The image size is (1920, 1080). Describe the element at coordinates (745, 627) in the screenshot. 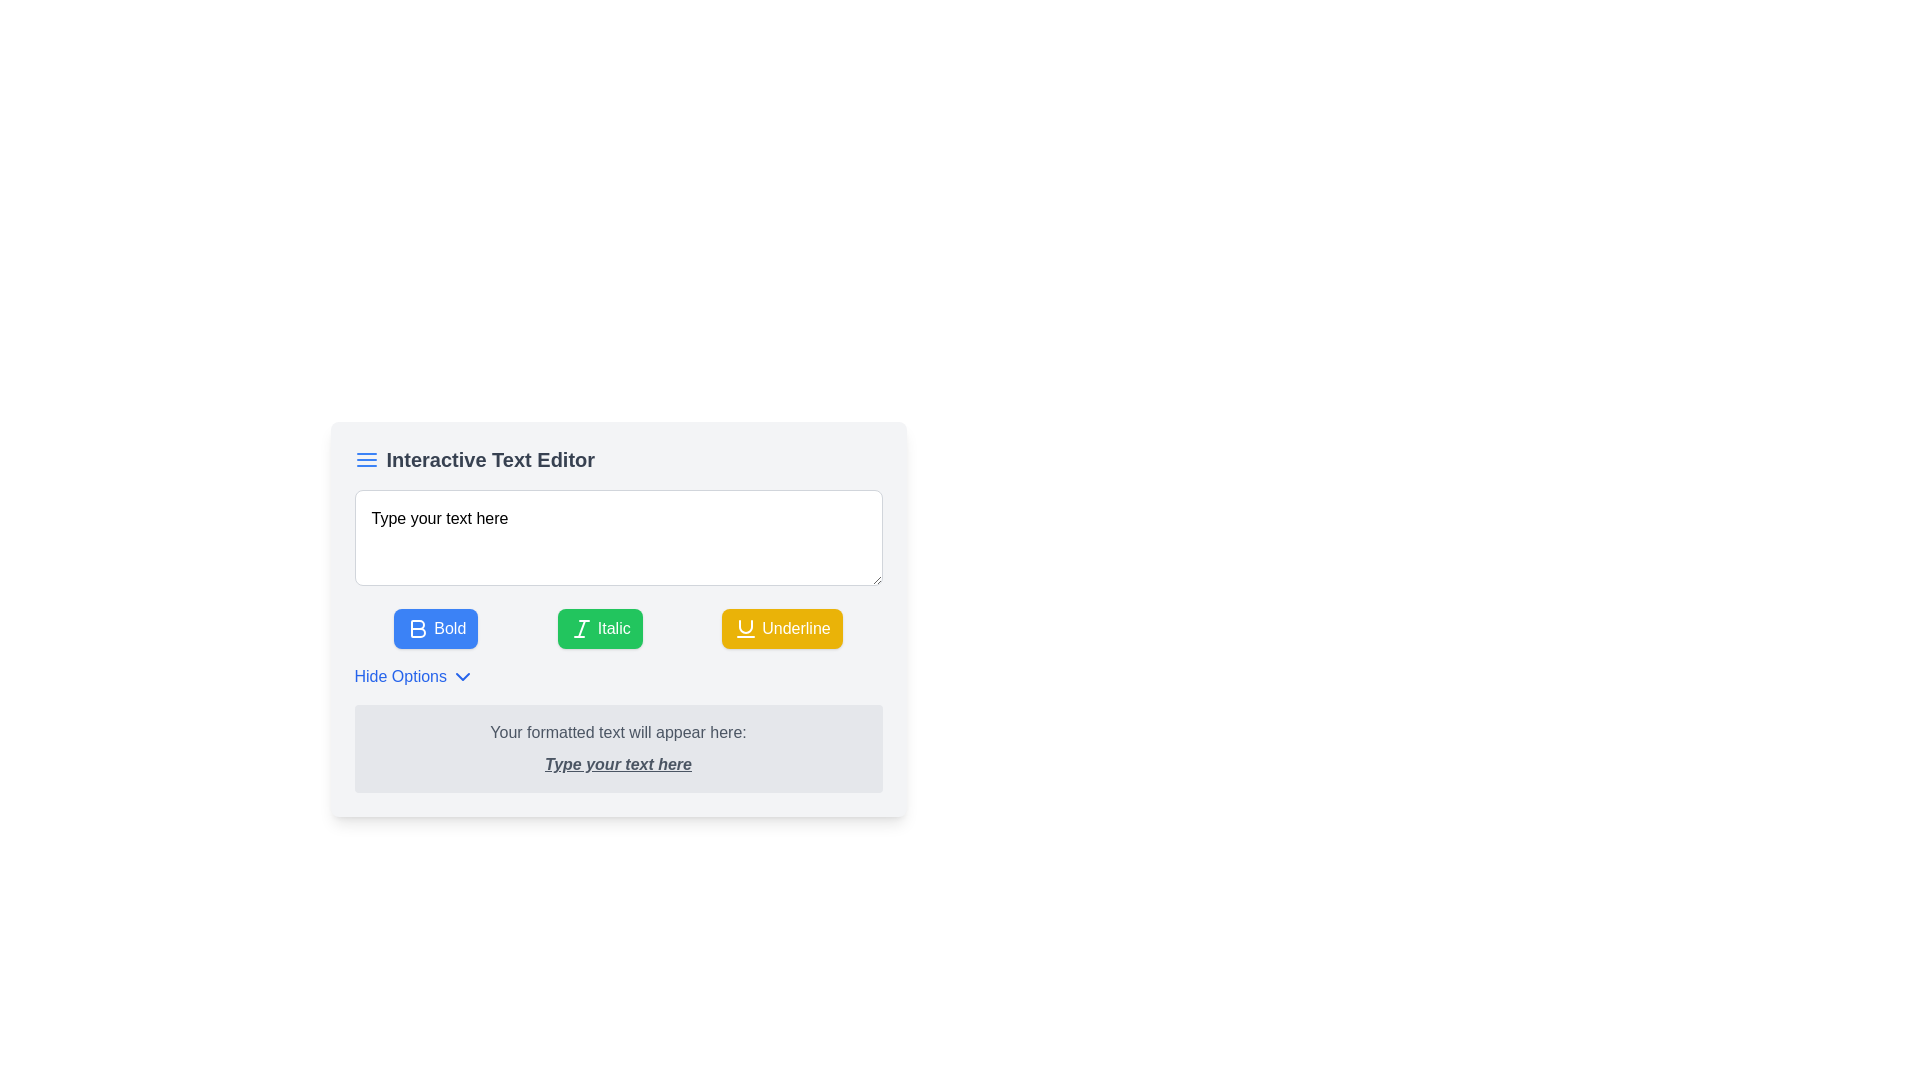

I see `the 'Underline' icon, which features a U-shaped glyph with a horizontal line below it, located within the button with a yellow background and white text, positioned among three text formatting buttons below the text input field` at that location.